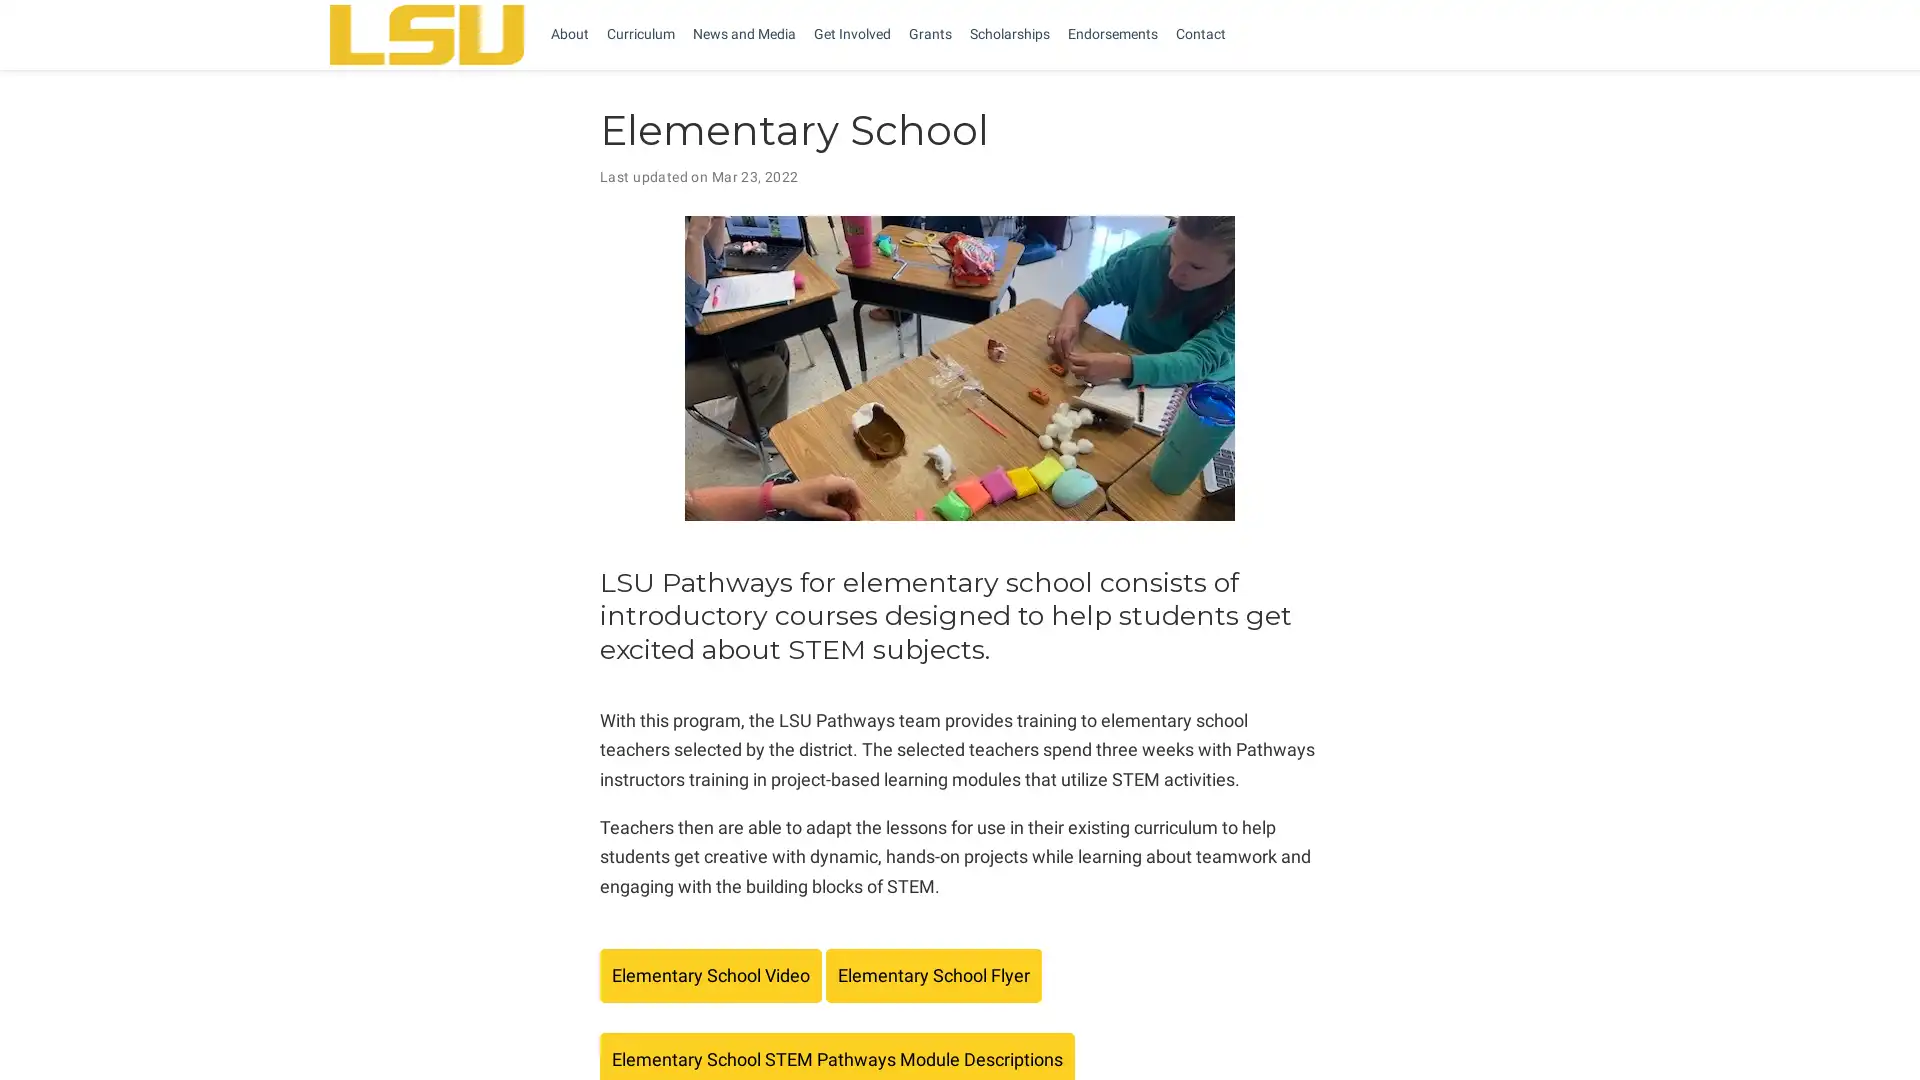 The height and width of the screenshot is (1080, 1920). What do you see at coordinates (933, 974) in the screenshot?
I see `Elementary School Flyer` at bounding box center [933, 974].